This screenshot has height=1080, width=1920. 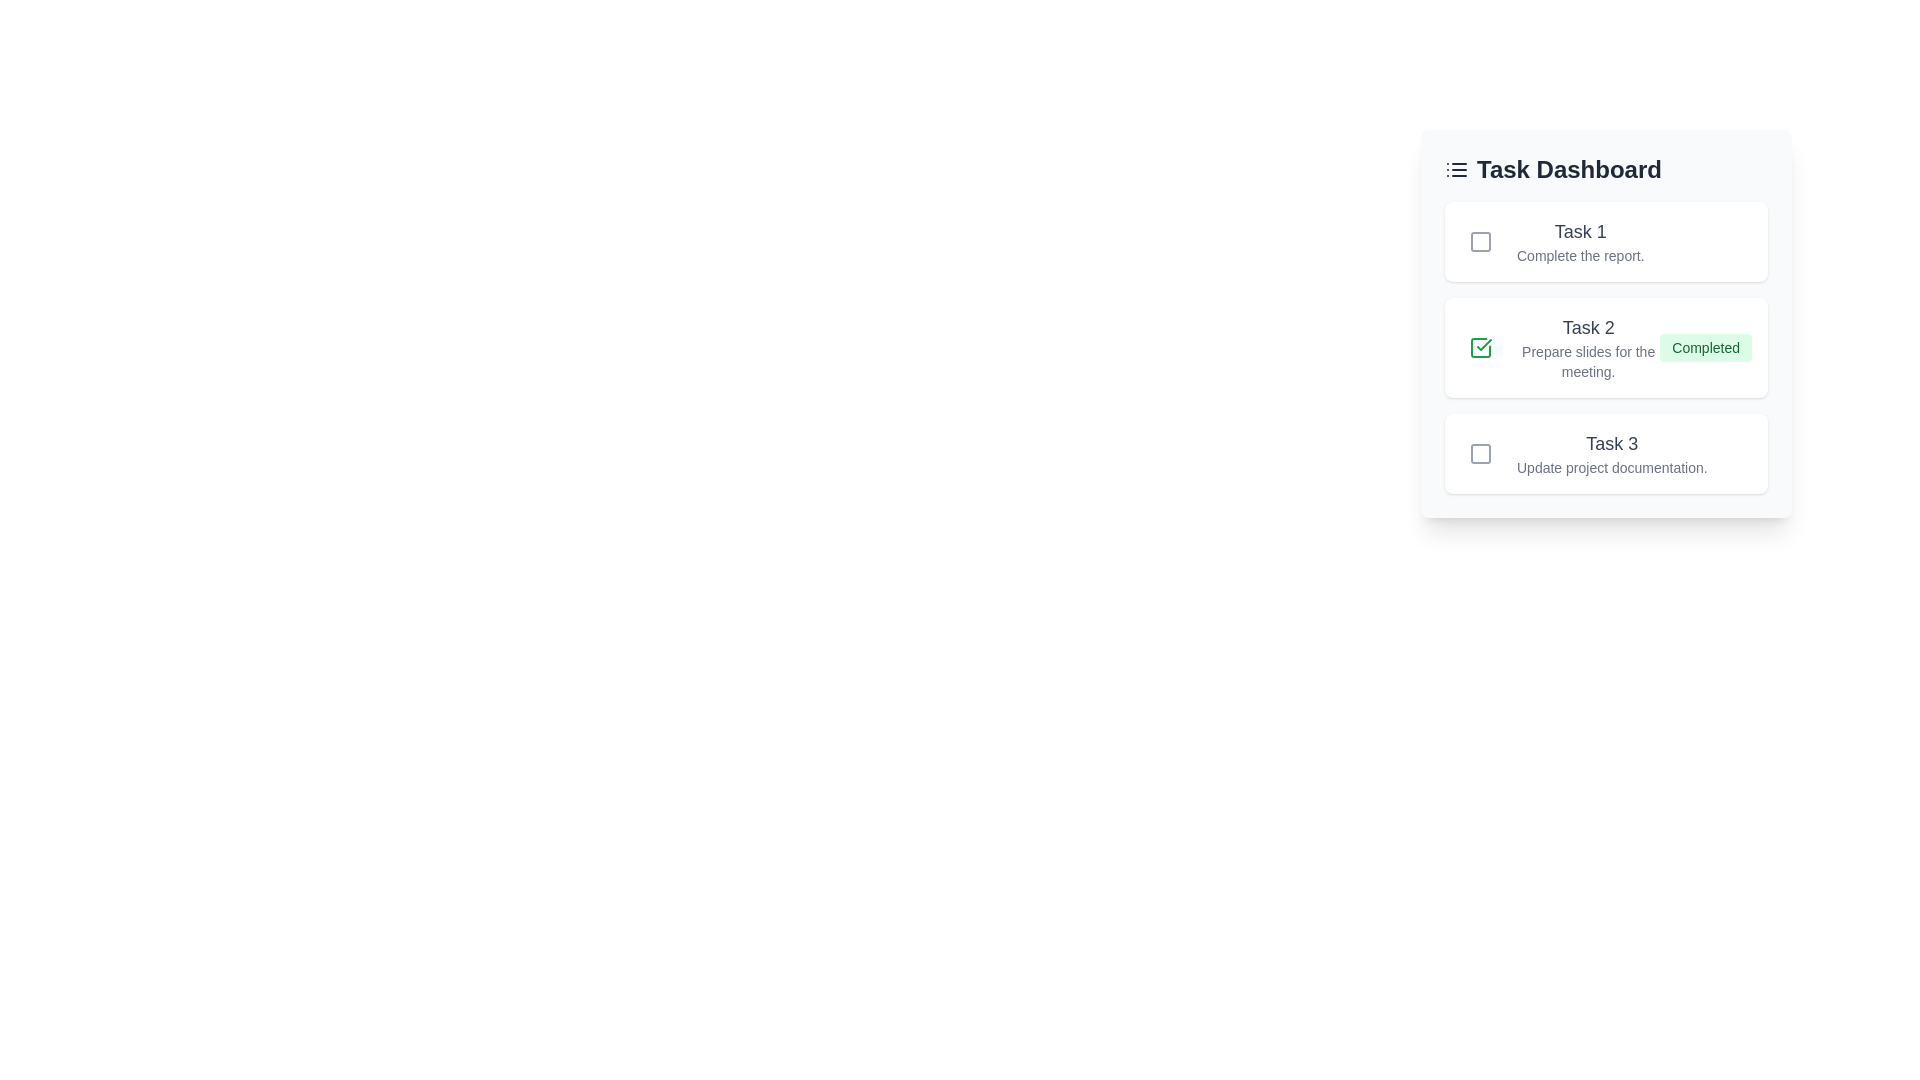 I want to click on the task list heading and its icon for examination, so click(x=1606, y=168).